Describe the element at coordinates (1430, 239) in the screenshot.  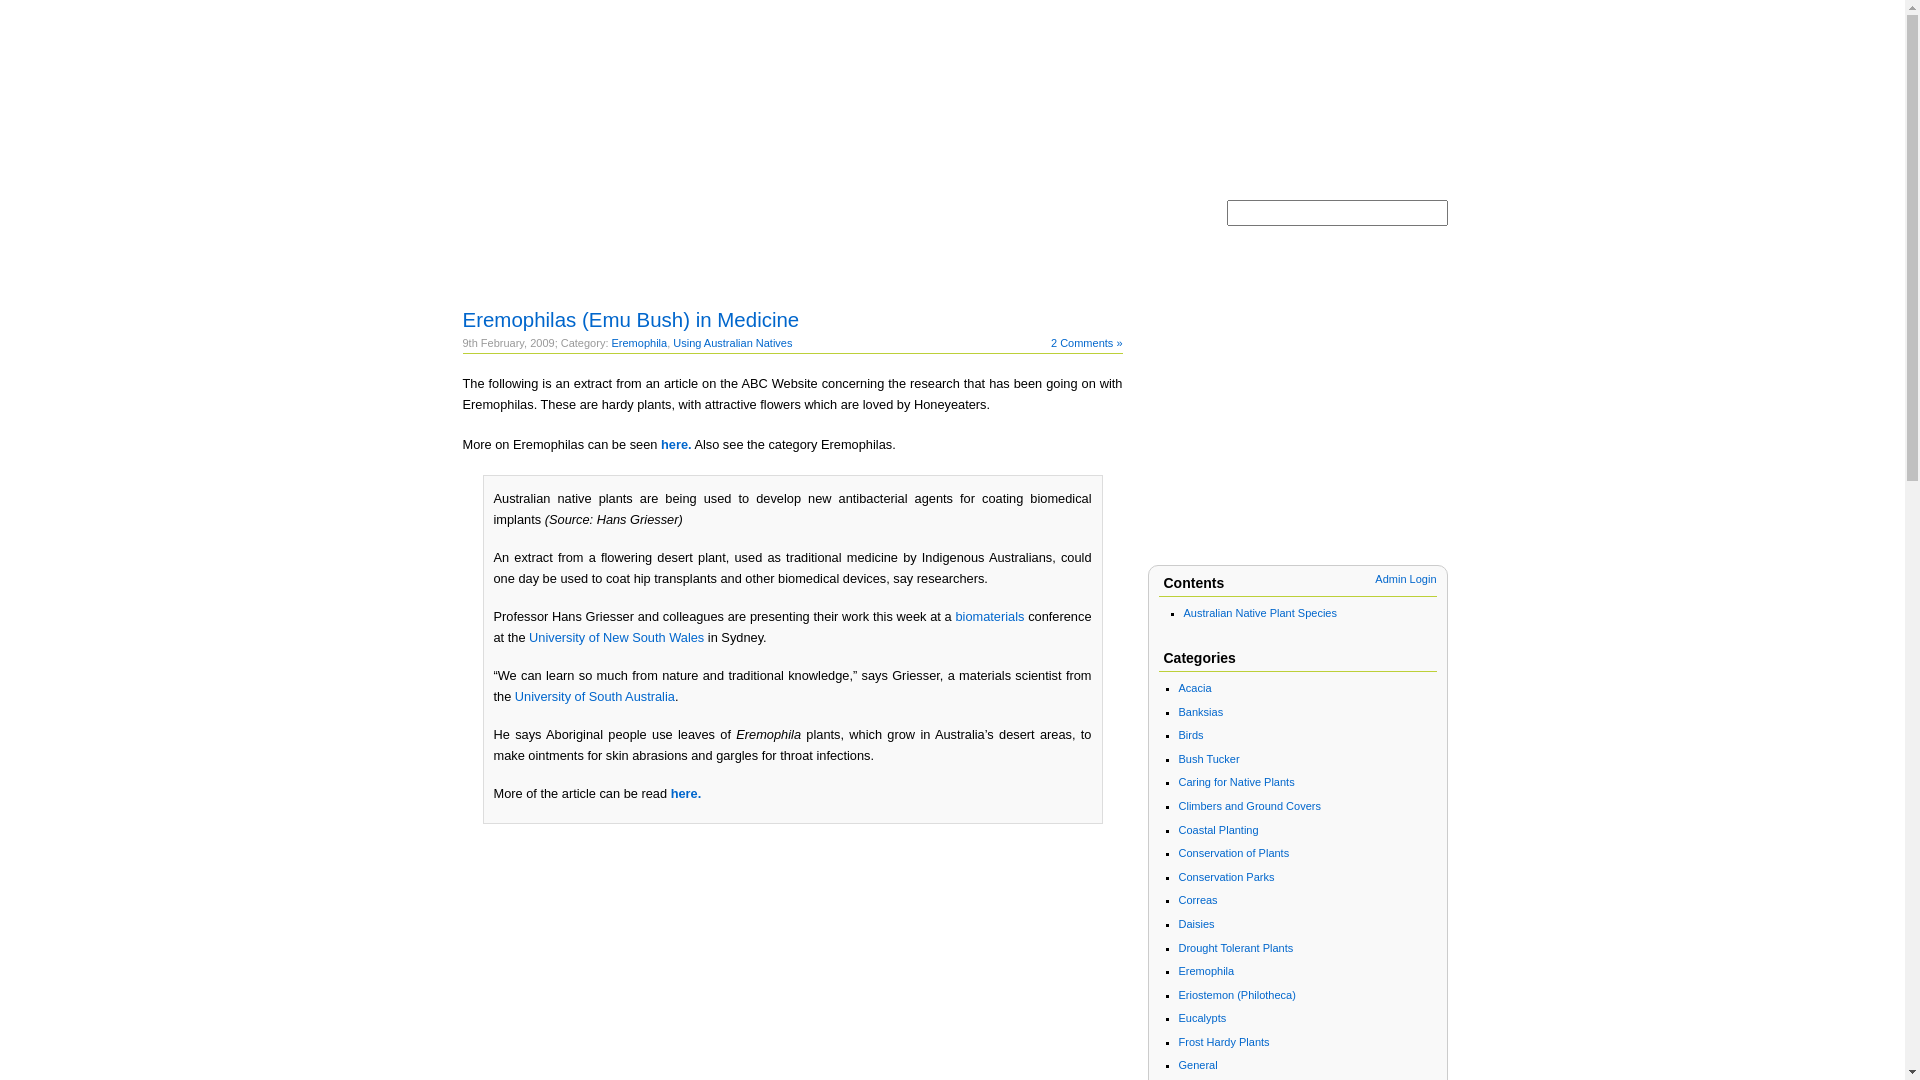
I see `'Search'` at that location.